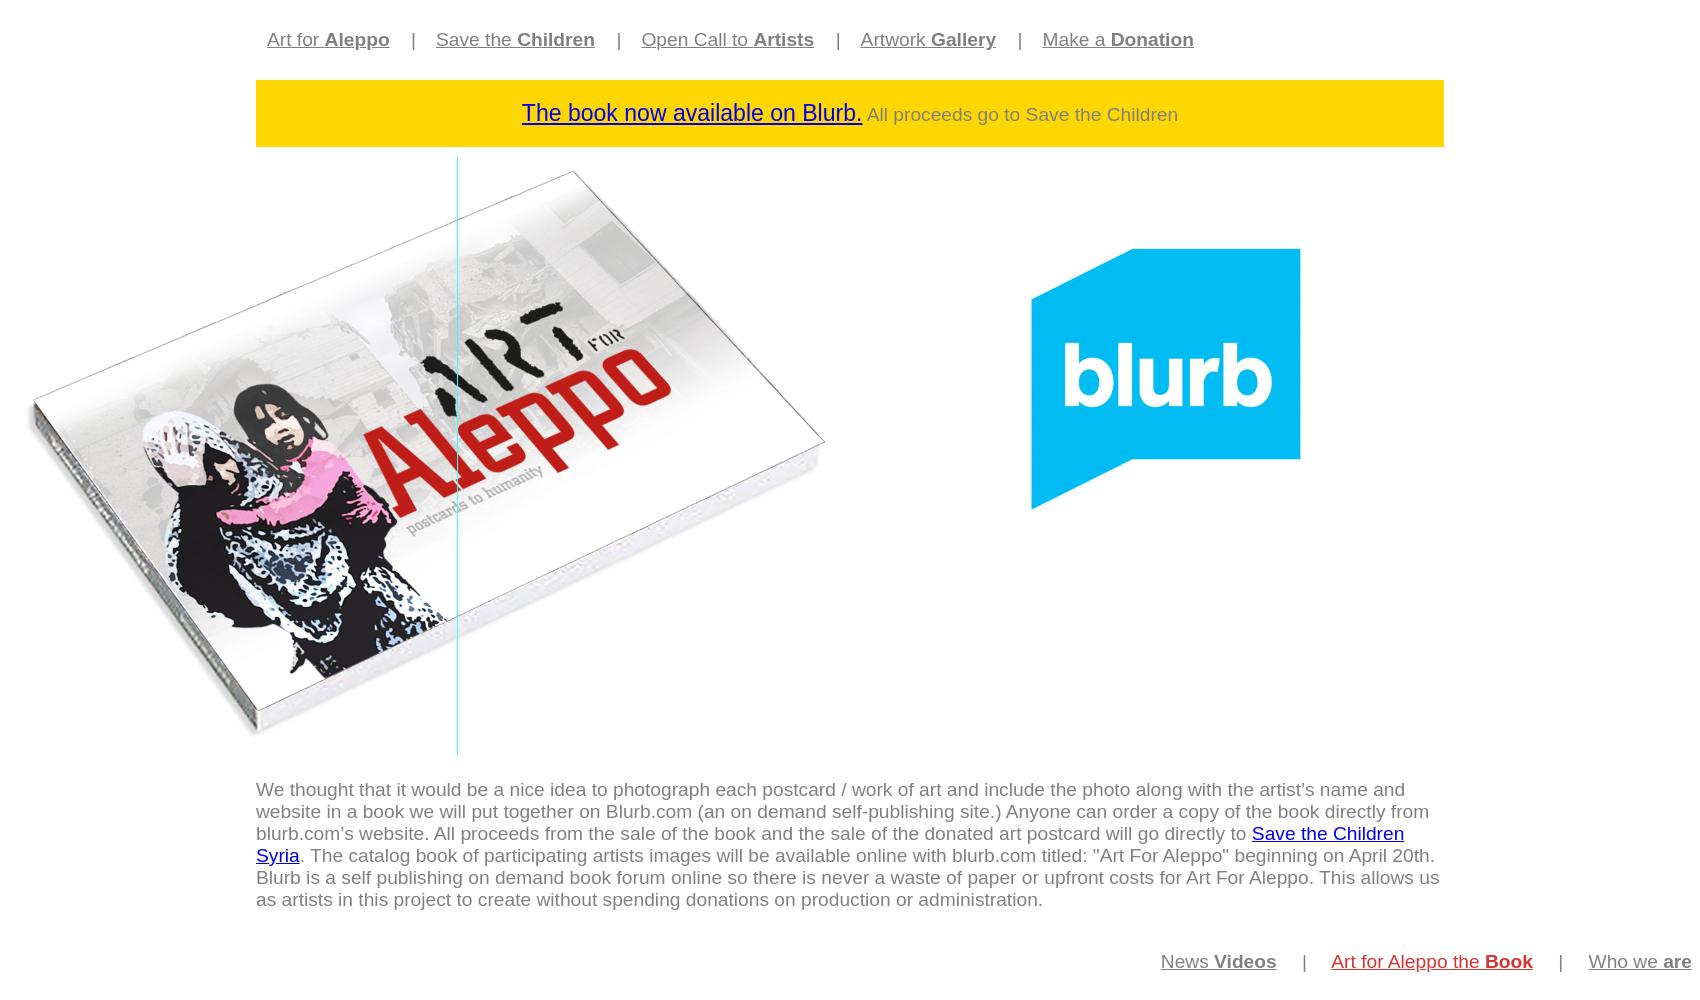 The width and height of the screenshot is (1700, 1000). I want to click on 'Art for', so click(267, 39).